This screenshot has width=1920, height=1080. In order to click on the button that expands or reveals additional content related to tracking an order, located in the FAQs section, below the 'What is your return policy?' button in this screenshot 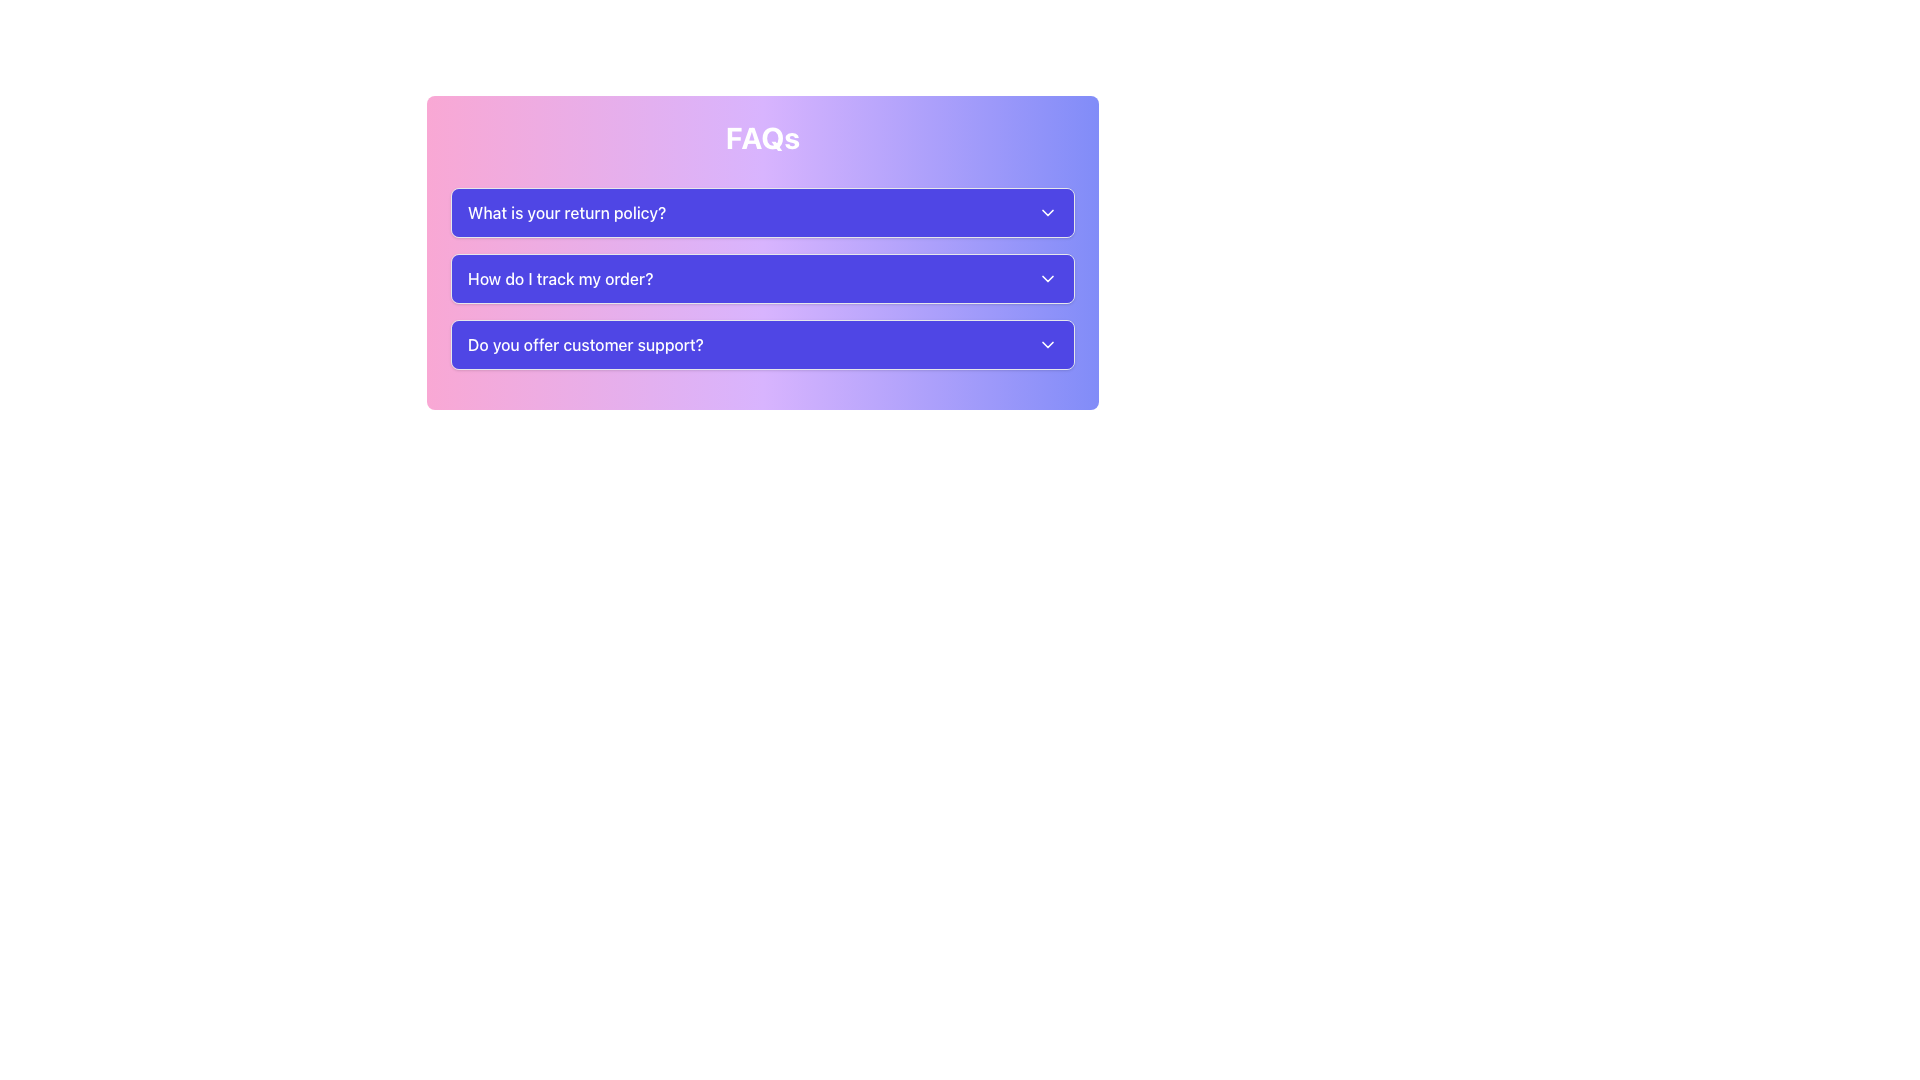, I will do `click(762, 278)`.